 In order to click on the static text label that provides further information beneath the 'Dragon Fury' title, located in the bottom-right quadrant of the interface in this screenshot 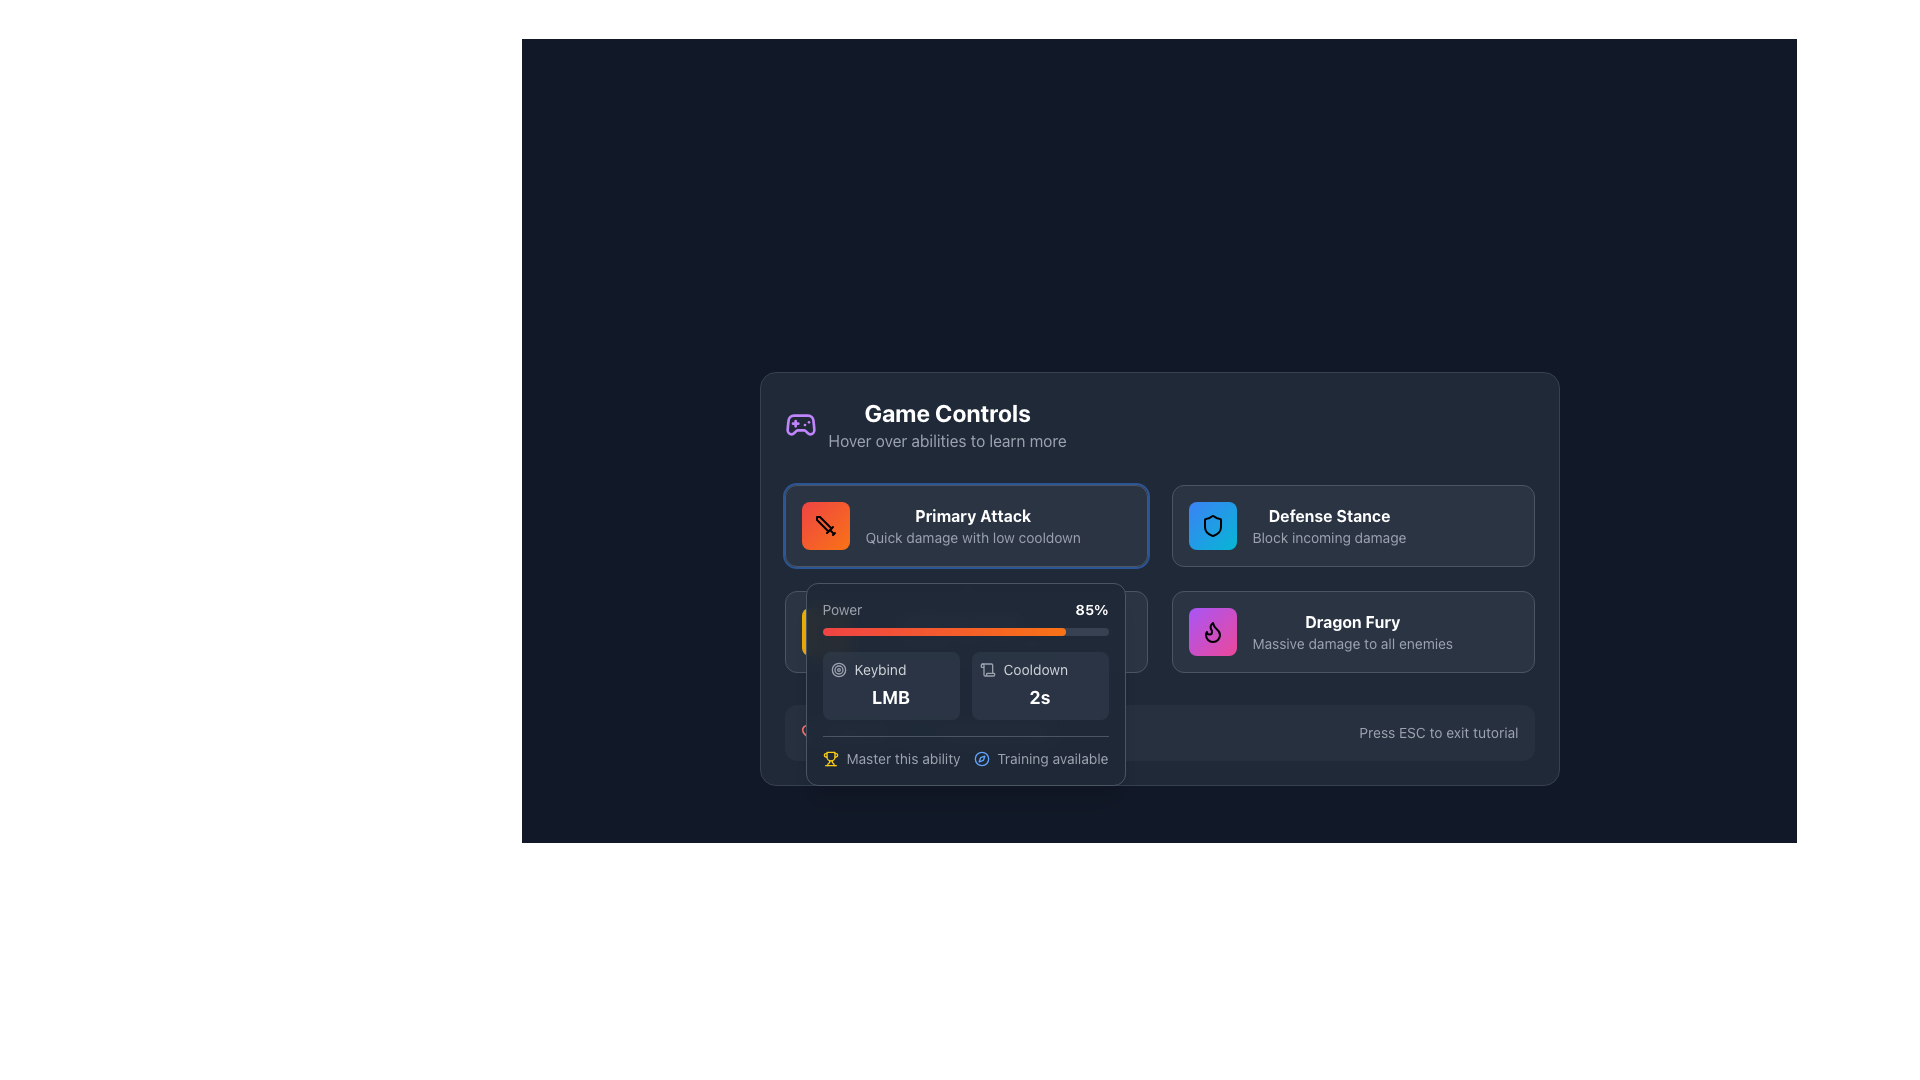, I will do `click(1352, 644)`.